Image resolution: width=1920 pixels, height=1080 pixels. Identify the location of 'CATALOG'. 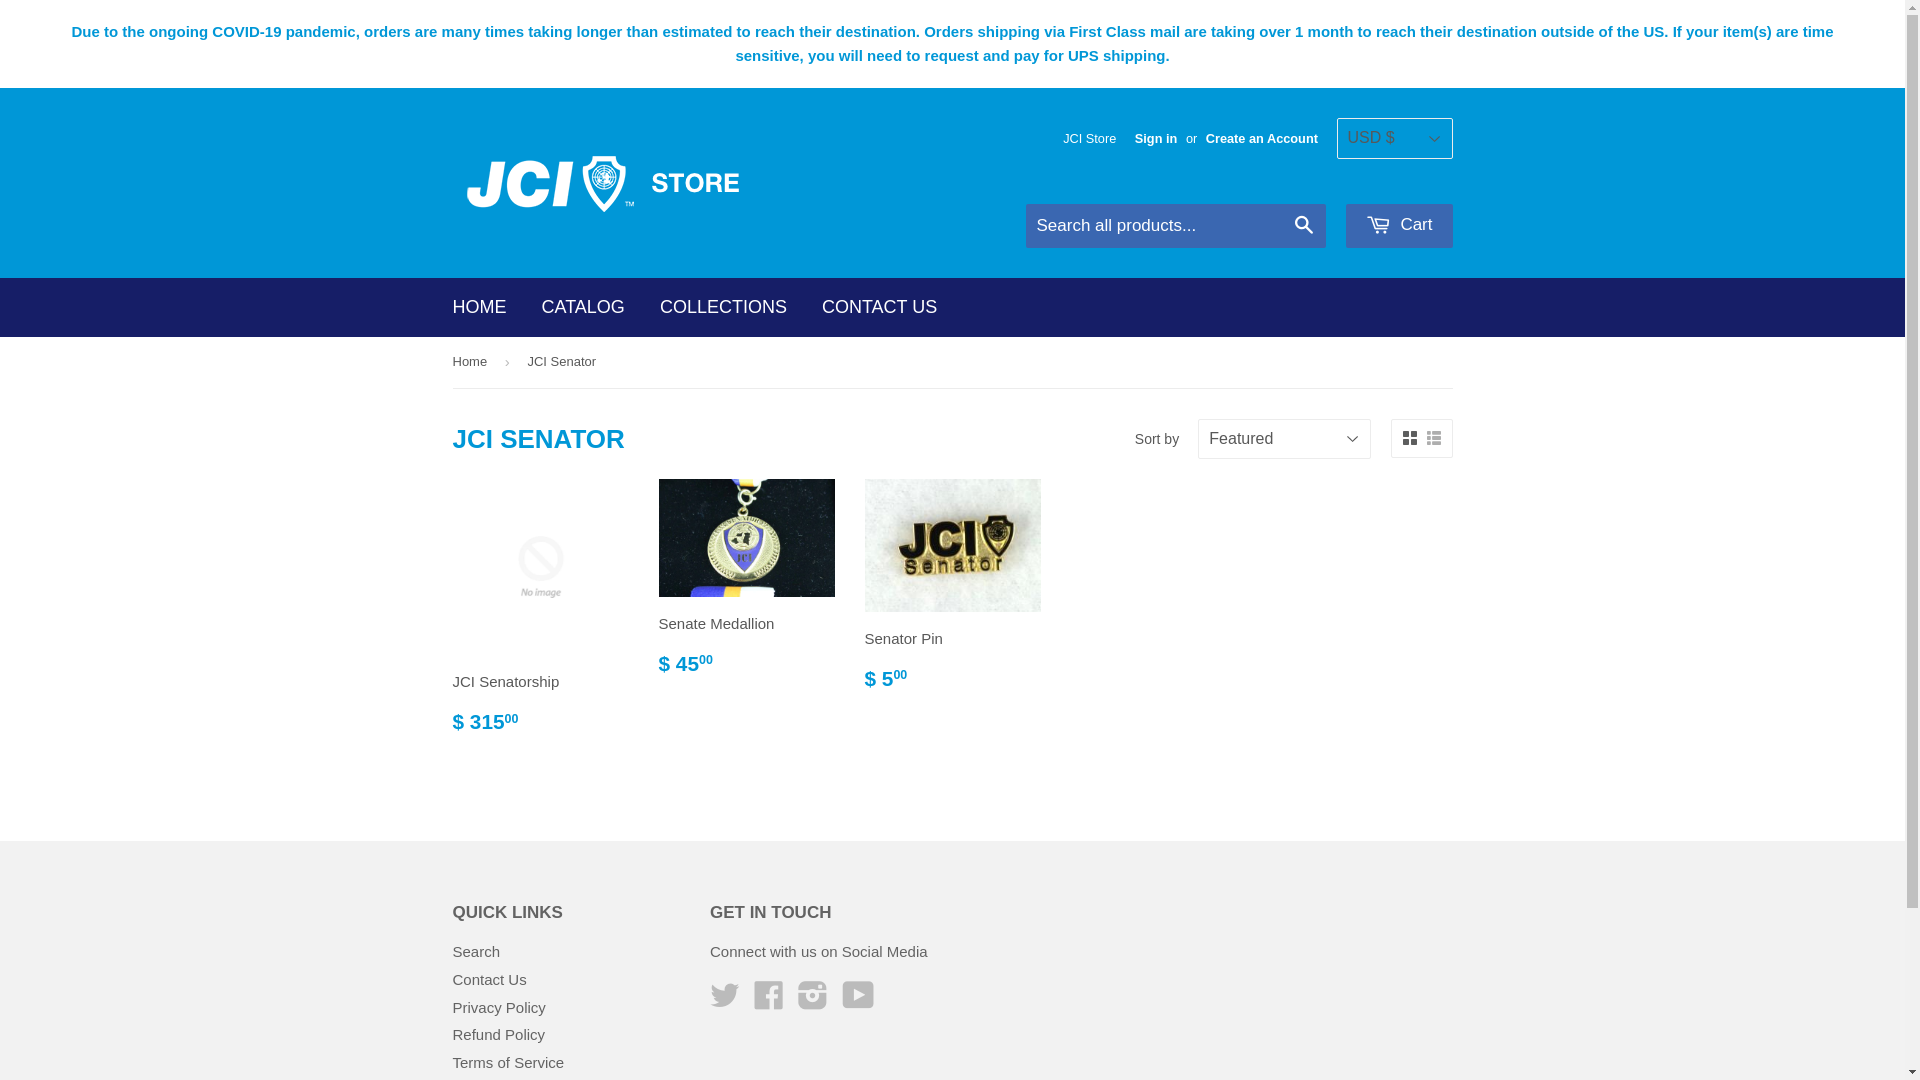
(582, 307).